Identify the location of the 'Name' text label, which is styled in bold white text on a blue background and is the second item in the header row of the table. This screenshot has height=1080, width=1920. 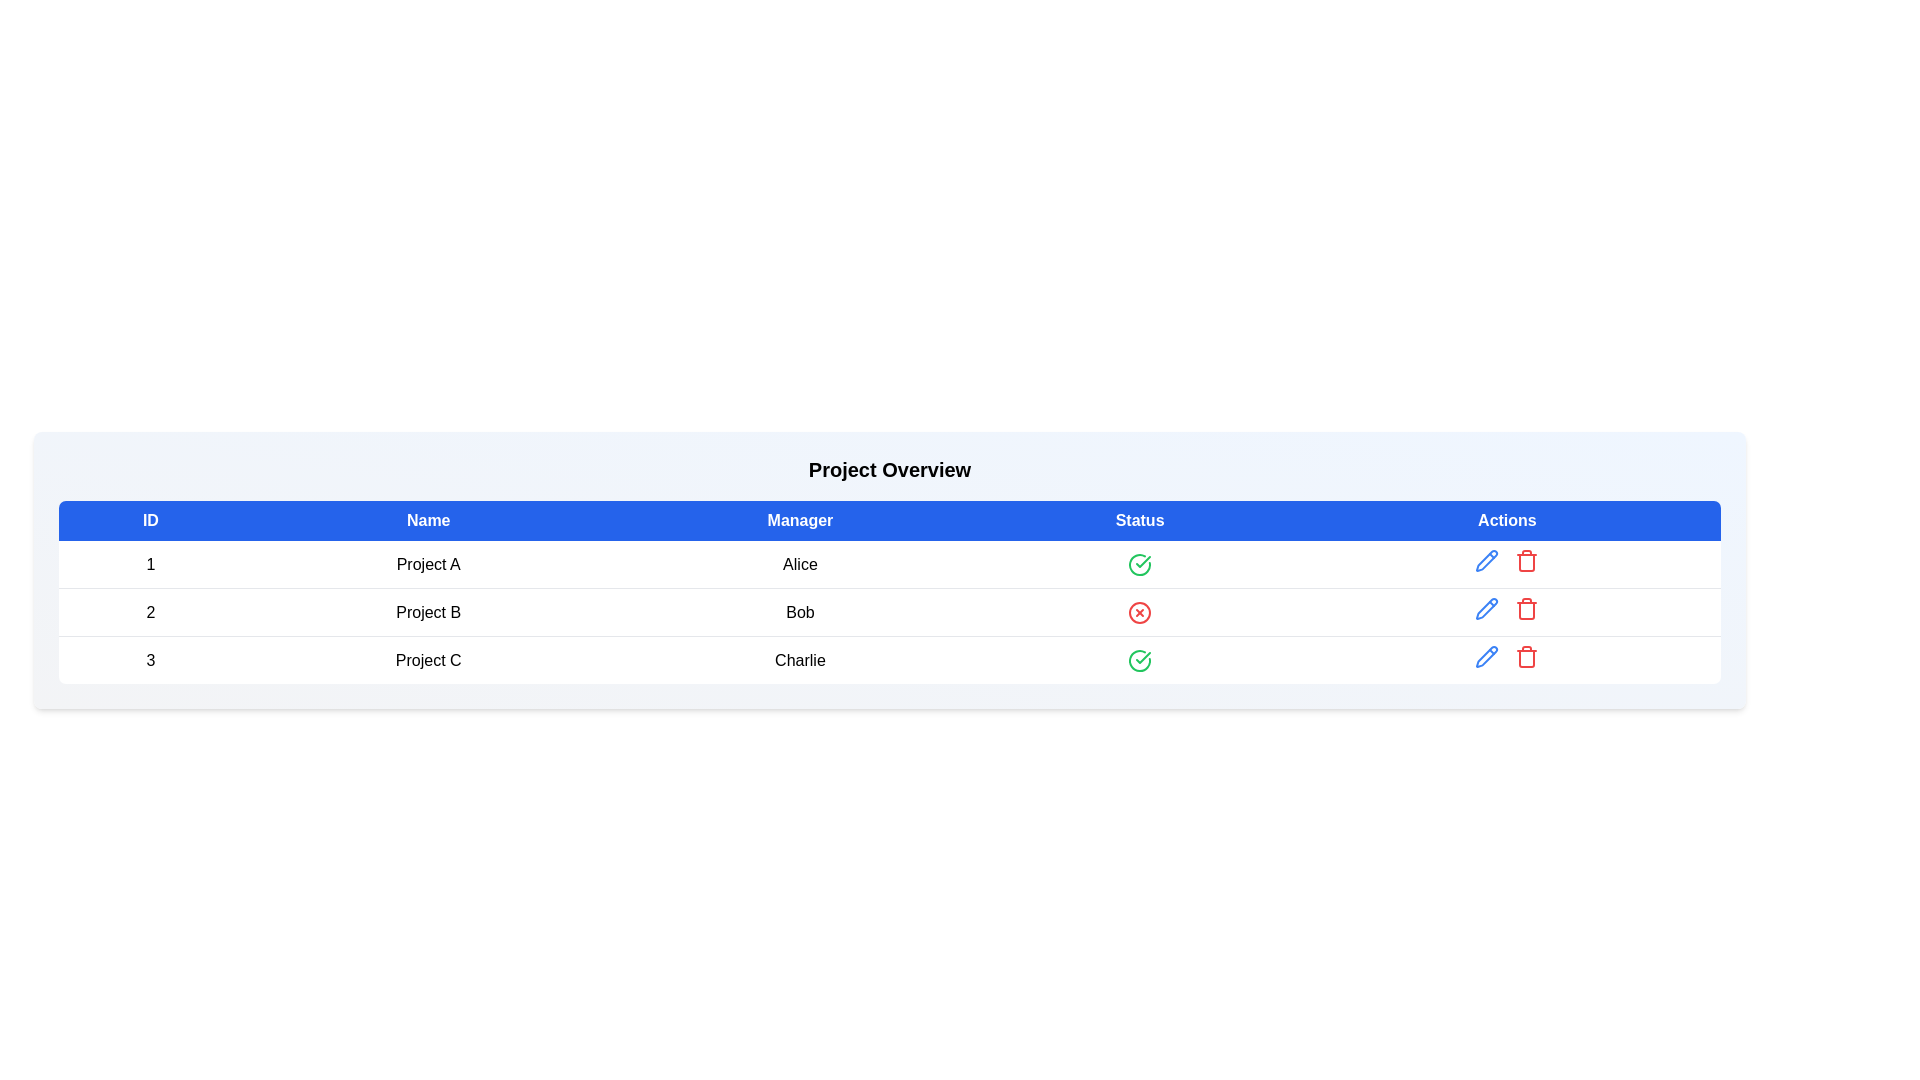
(427, 519).